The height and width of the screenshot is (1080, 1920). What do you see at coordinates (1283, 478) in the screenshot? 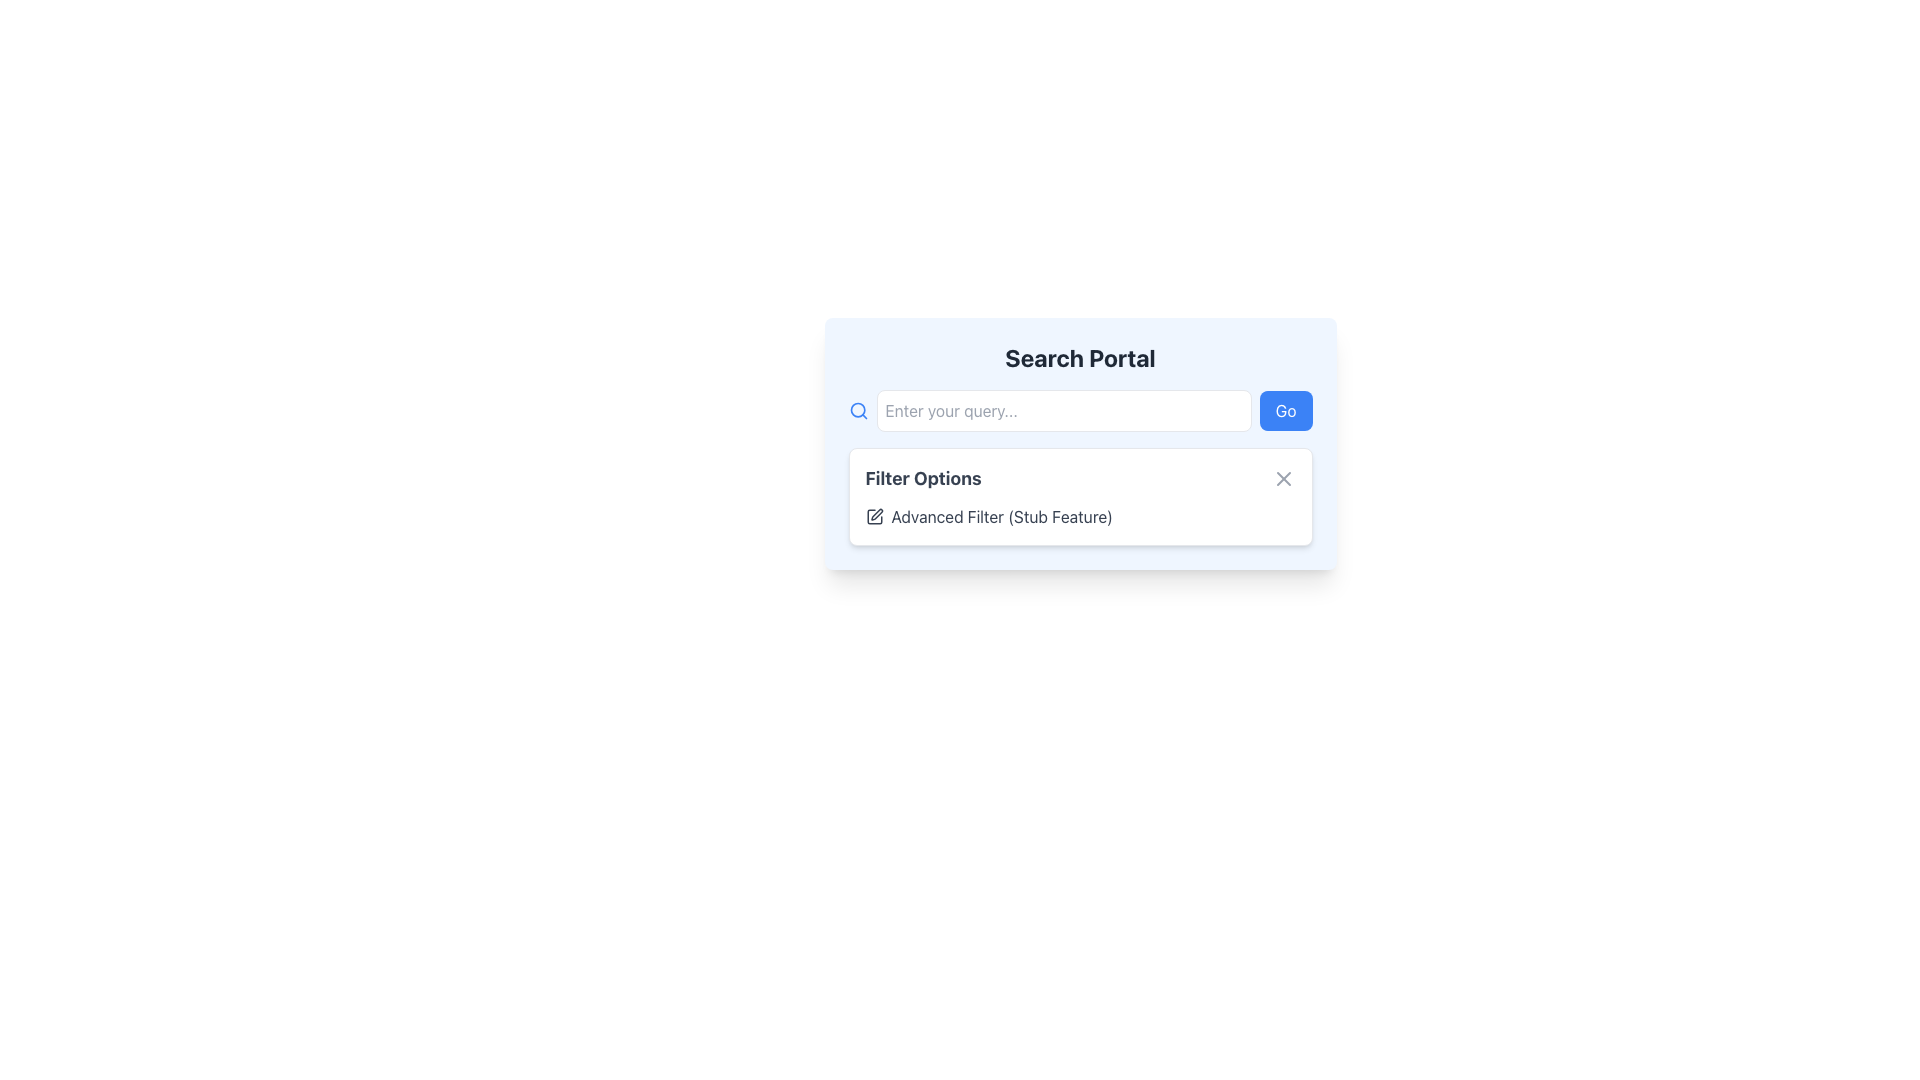
I see `the Close Button located on the far right of the 'Filter Options' section, which allows users to dismiss or remove that section` at bounding box center [1283, 478].